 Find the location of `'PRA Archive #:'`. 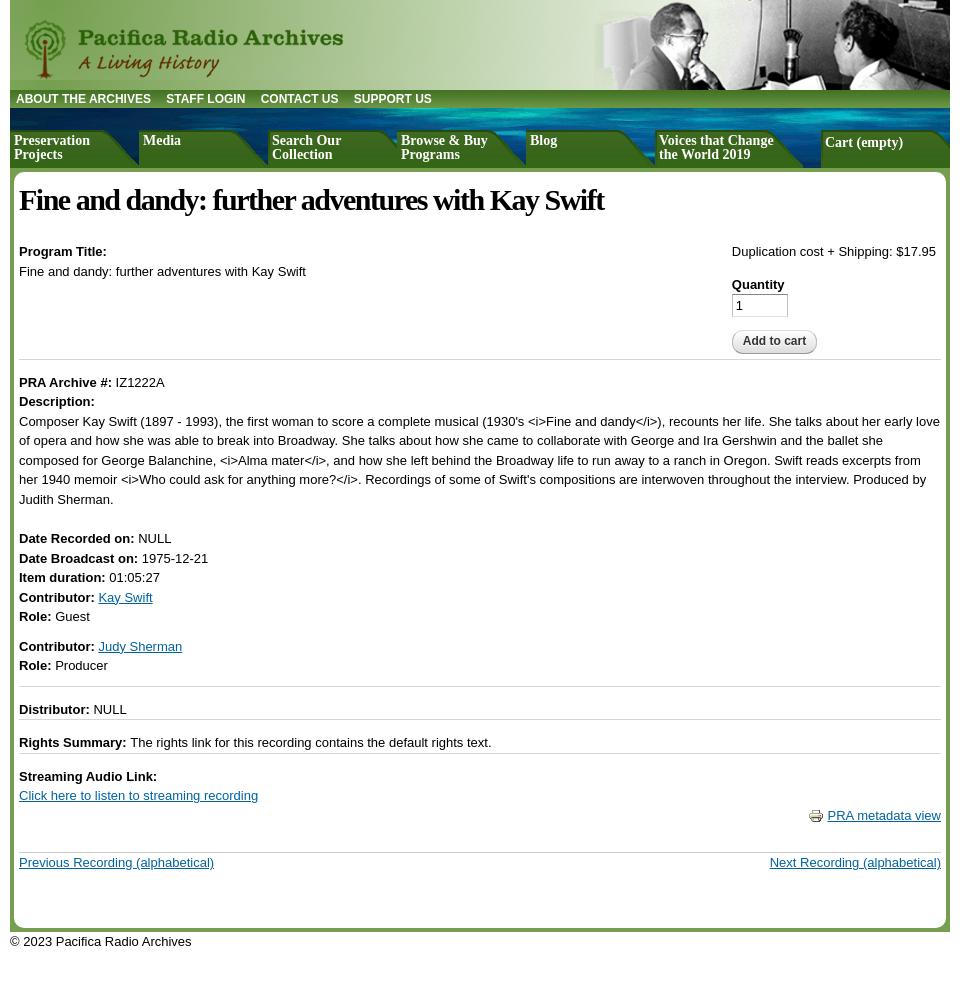

'PRA Archive #:' is located at coordinates (67, 381).